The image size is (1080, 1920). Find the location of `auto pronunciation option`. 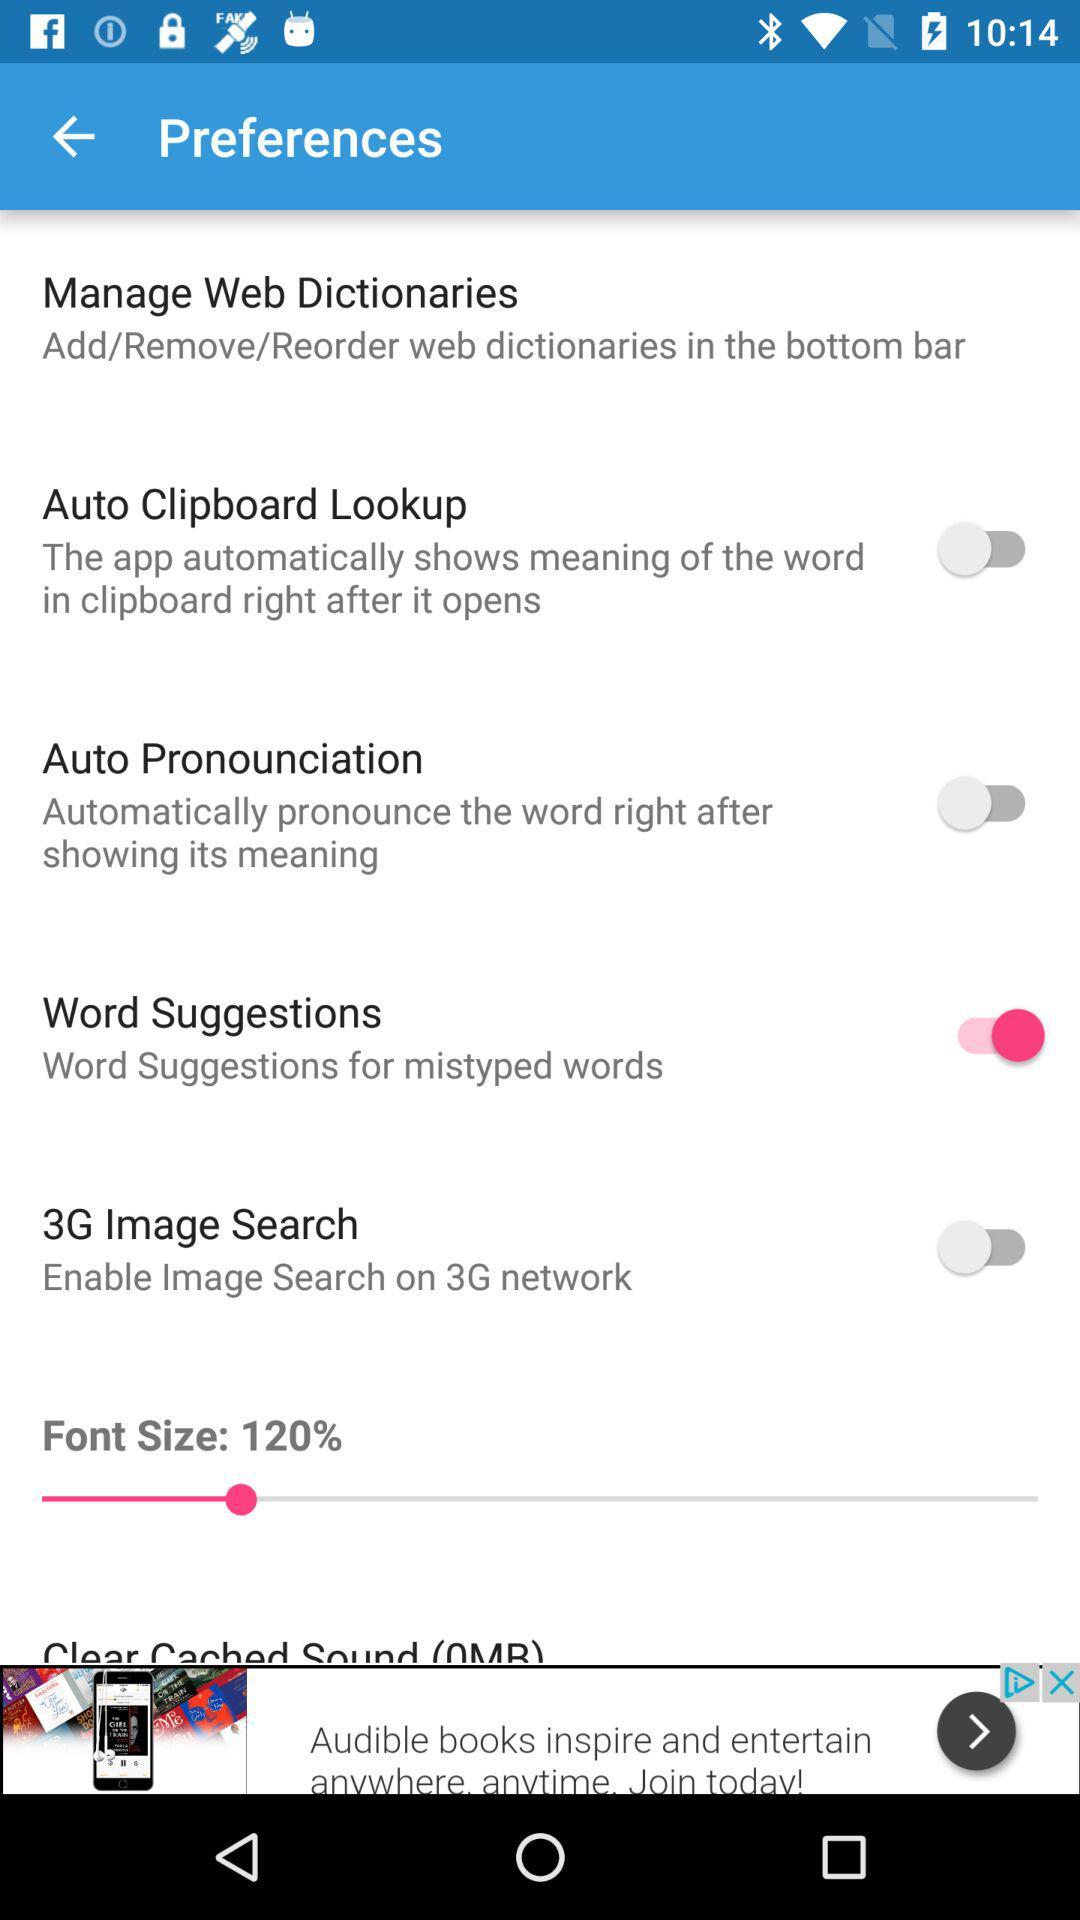

auto pronunciation option is located at coordinates (991, 802).